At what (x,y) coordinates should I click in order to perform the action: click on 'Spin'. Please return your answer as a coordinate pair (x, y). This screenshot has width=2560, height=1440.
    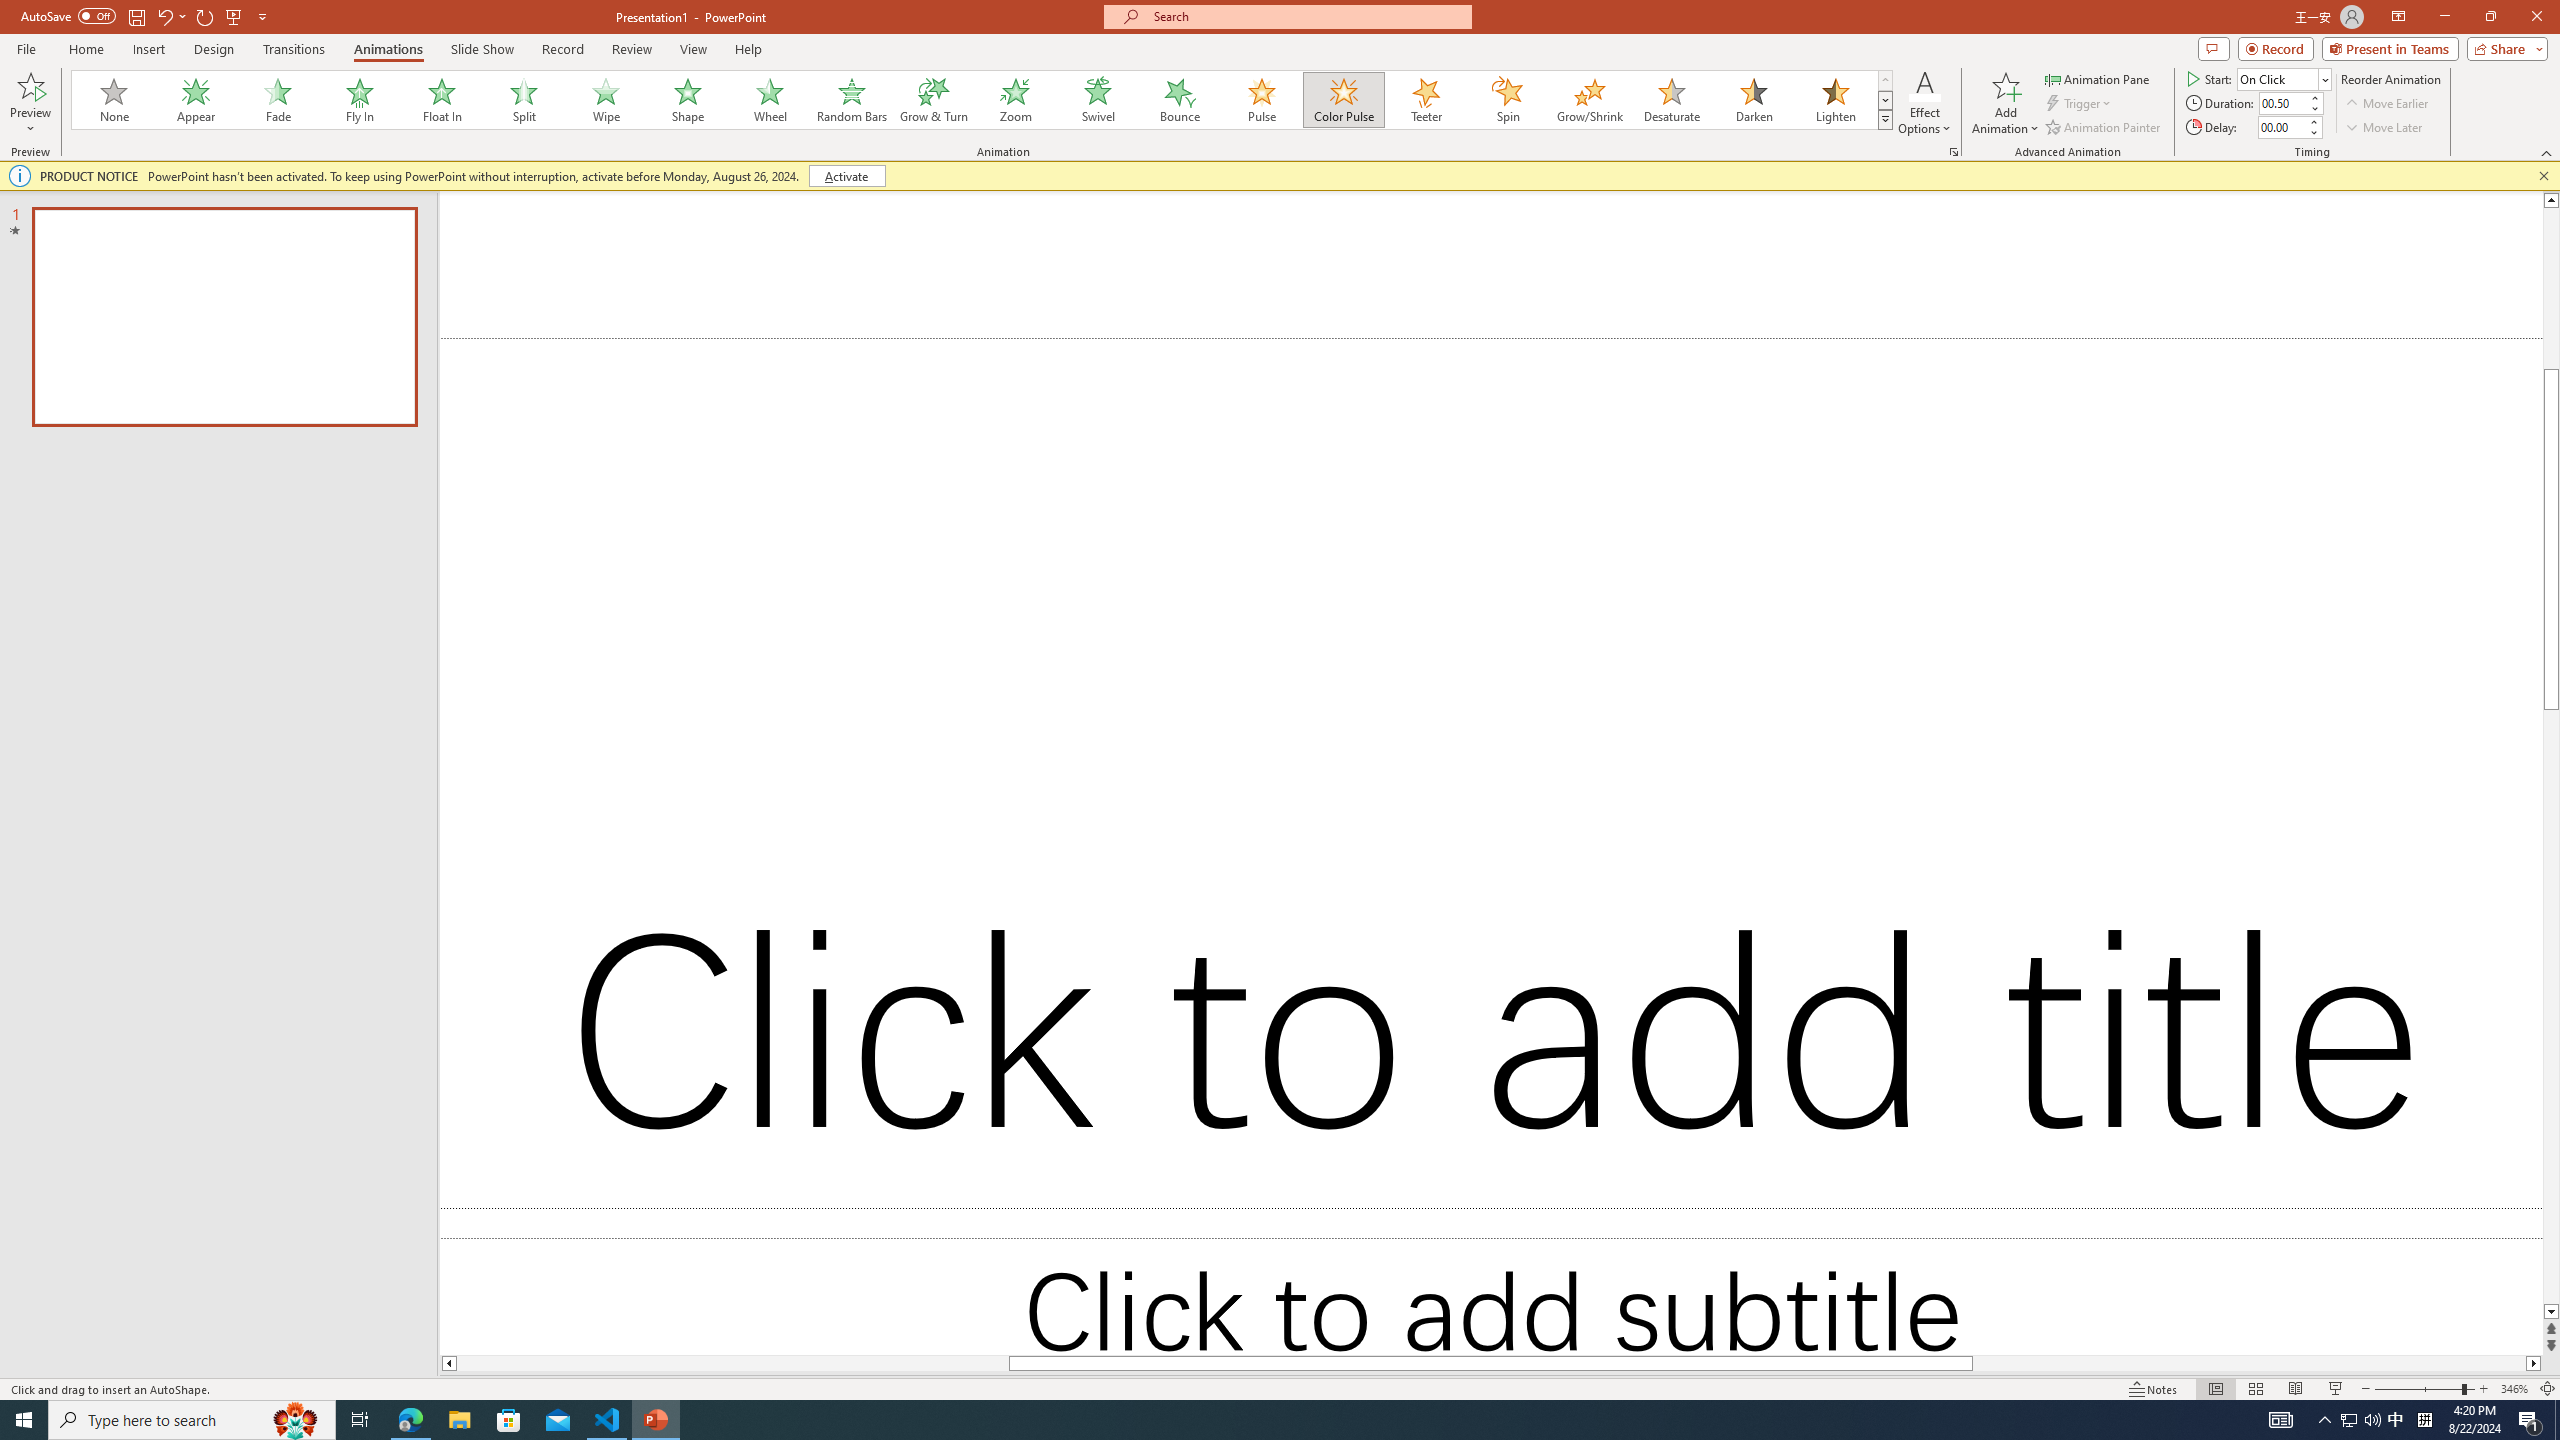
    Looking at the image, I should click on (1507, 99).